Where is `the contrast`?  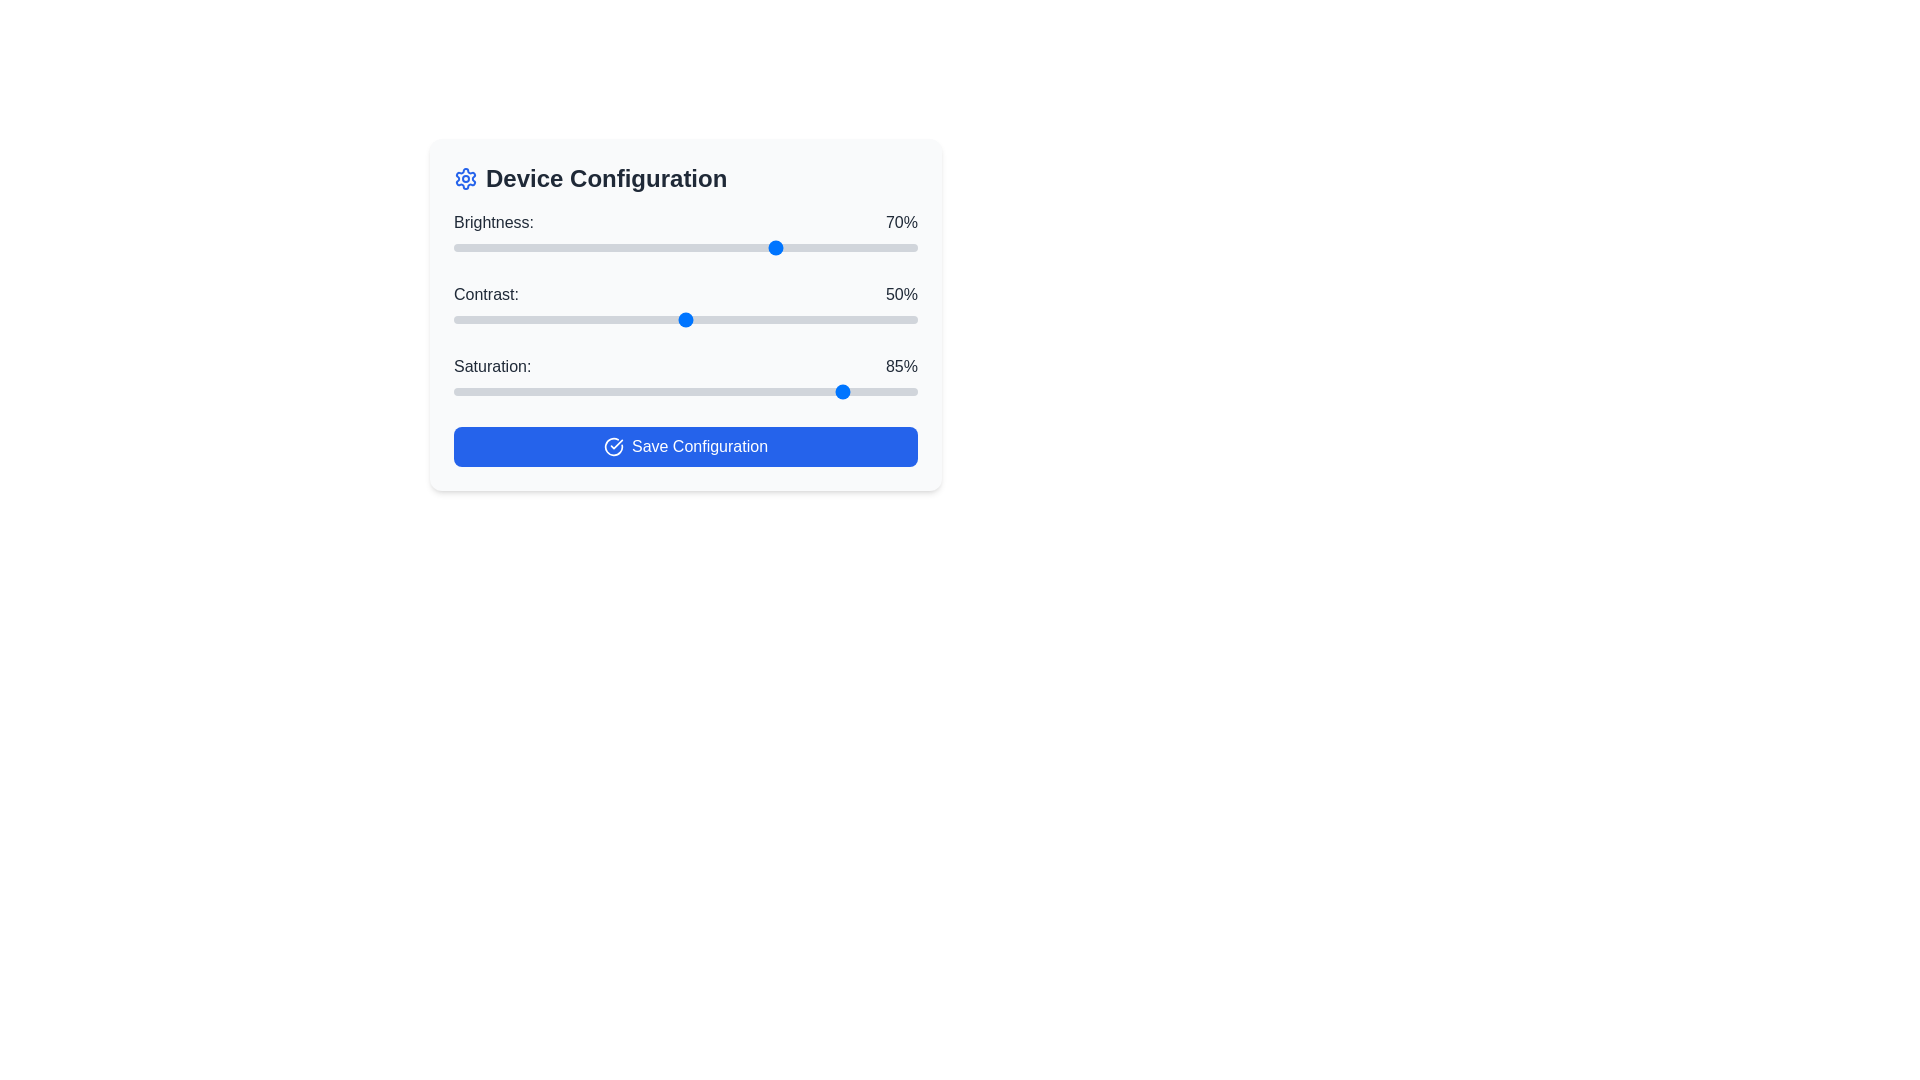
the contrast is located at coordinates (662, 319).